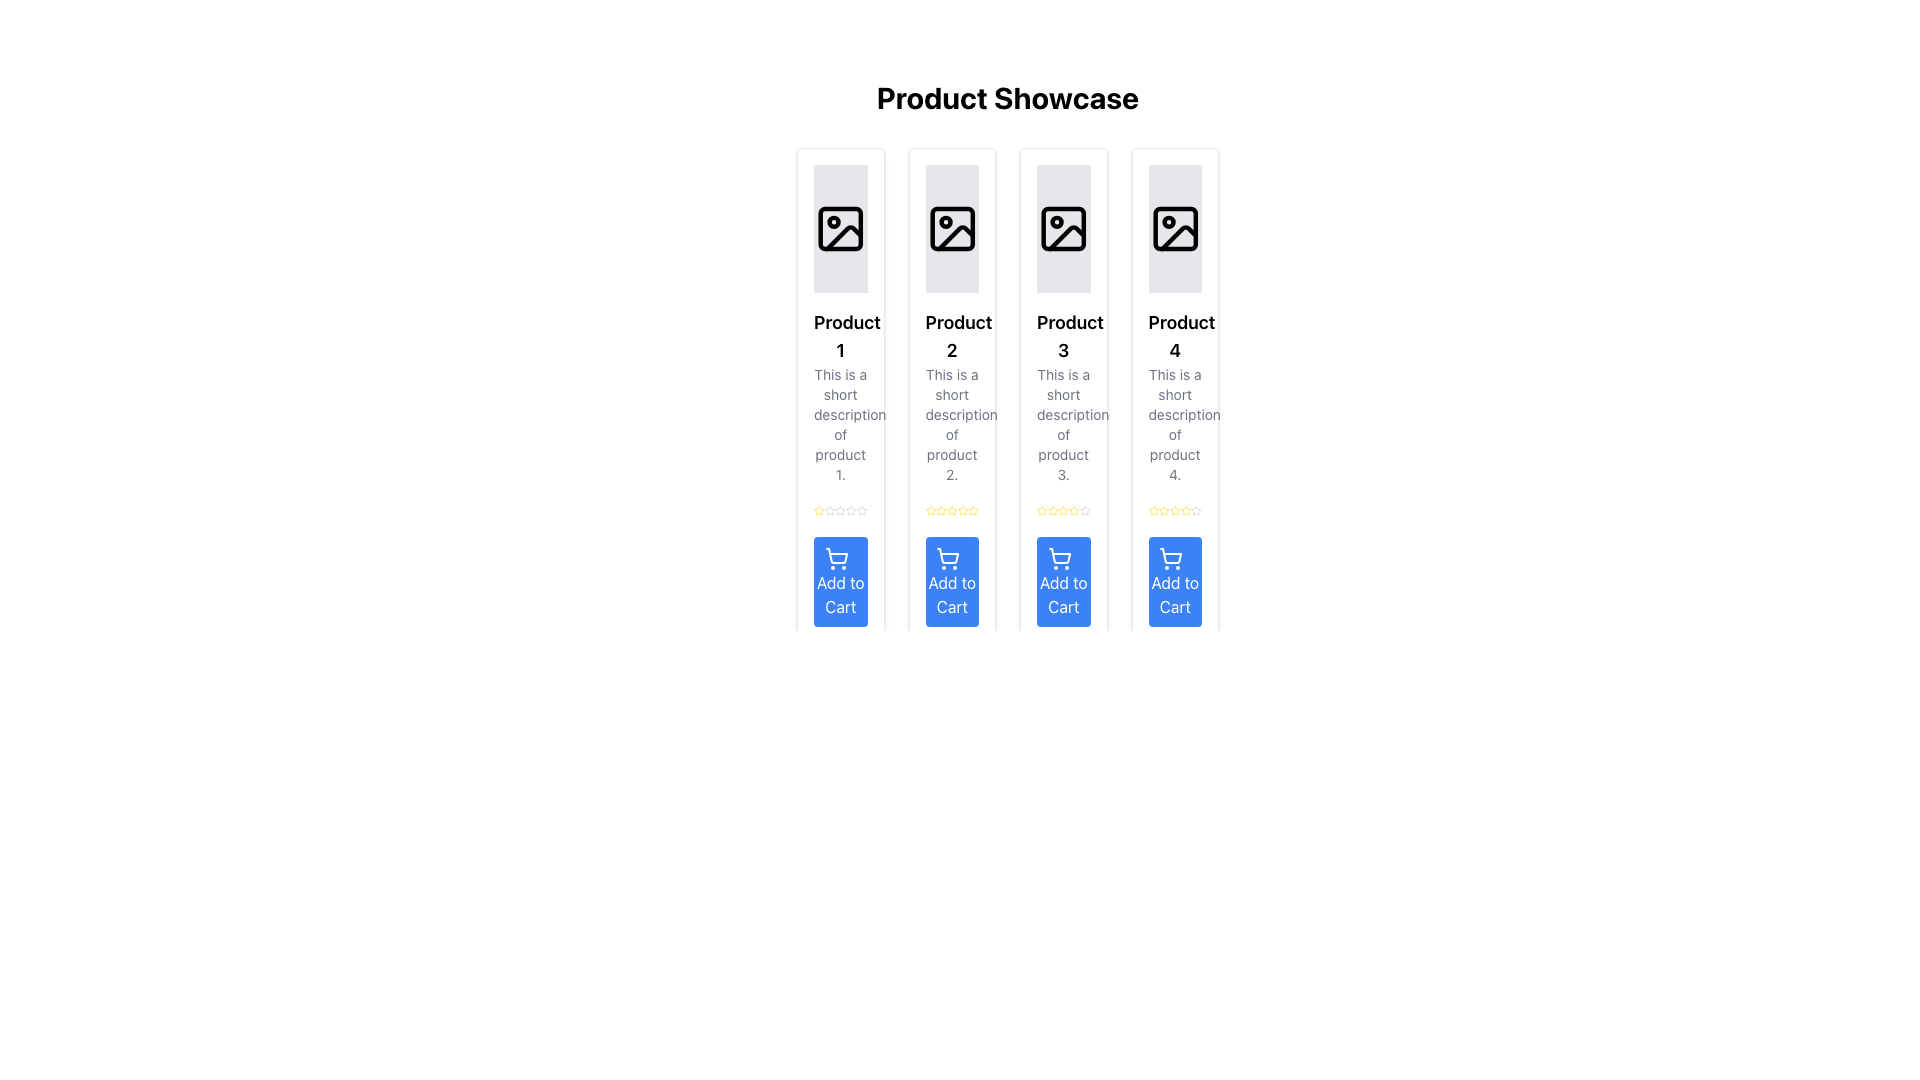  I want to click on the first star rating element for 'Product 1', located above the 'Add to Cart' button, so click(819, 509).